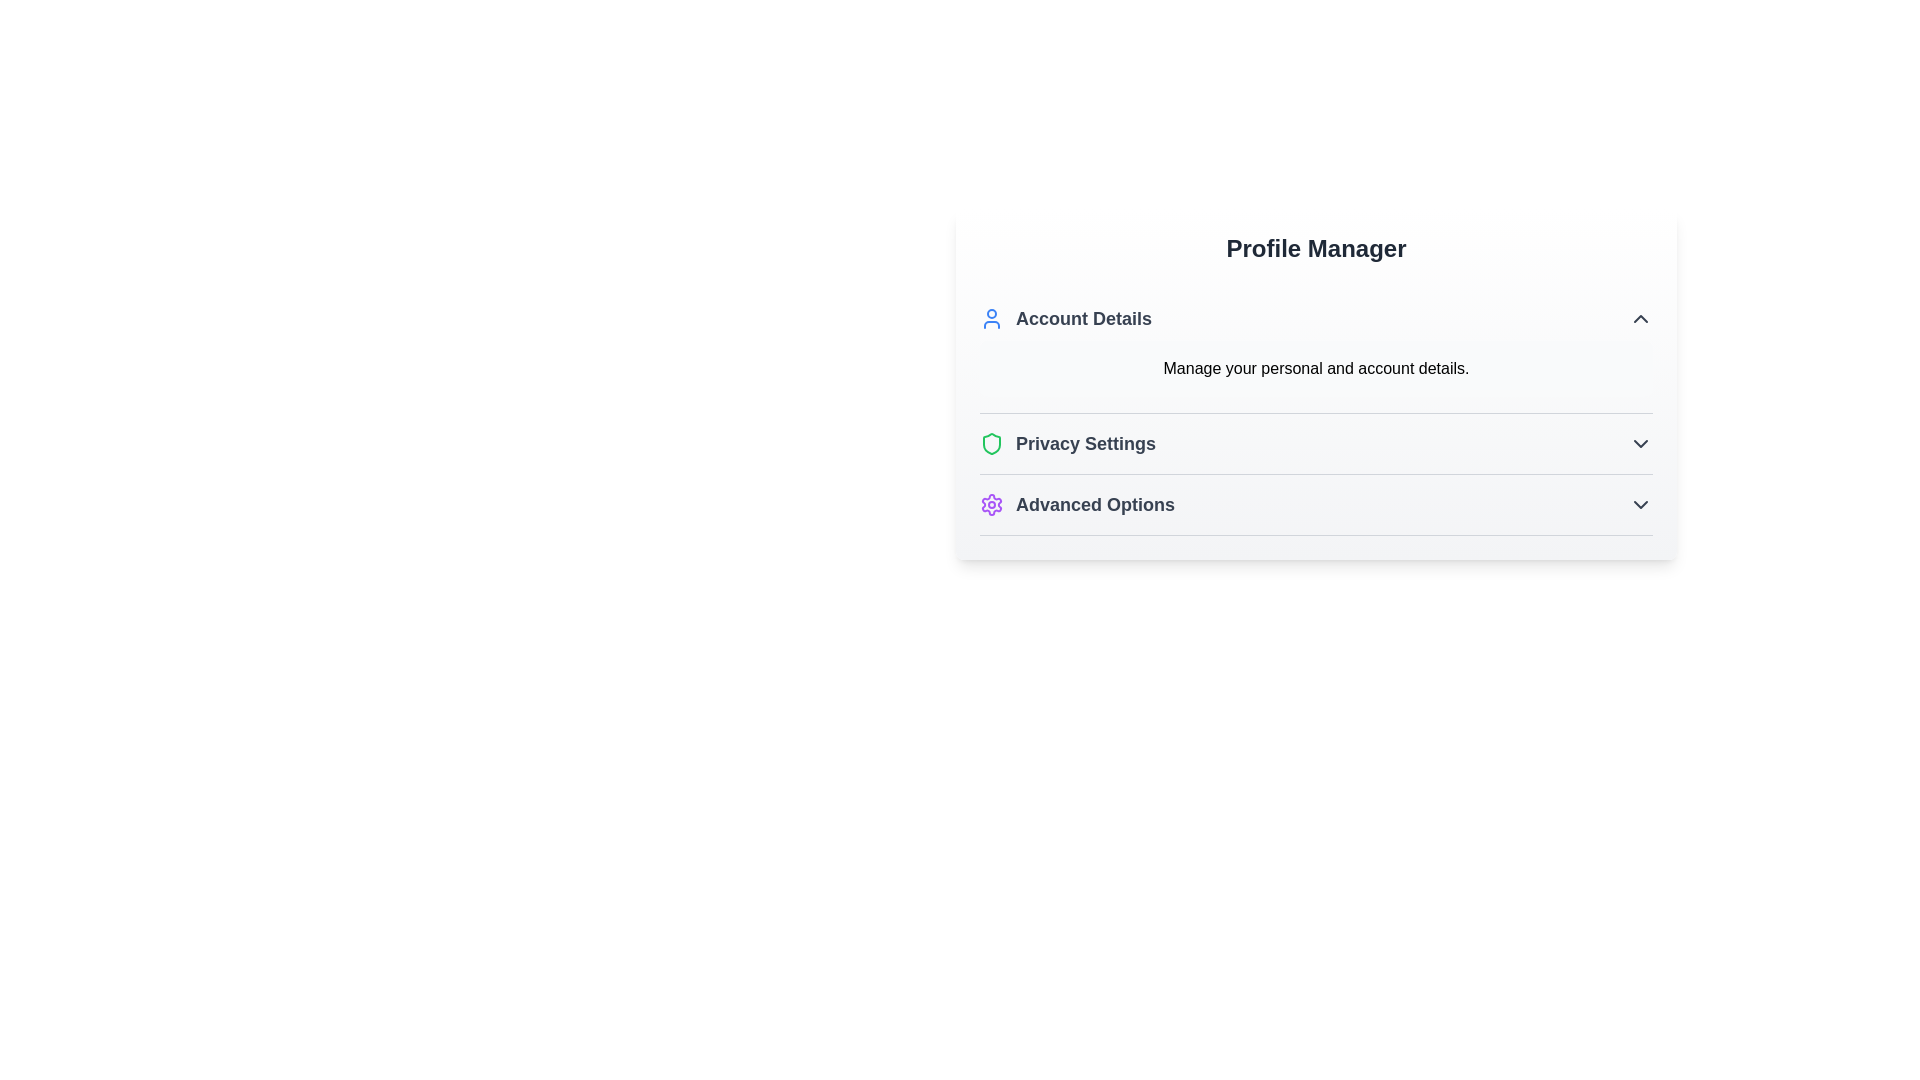 Image resolution: width=1920 pixels, height=1080 pixels. I want to click on the green shield icon associated with the 'Privacy Settings' label, so click(1067, 442).